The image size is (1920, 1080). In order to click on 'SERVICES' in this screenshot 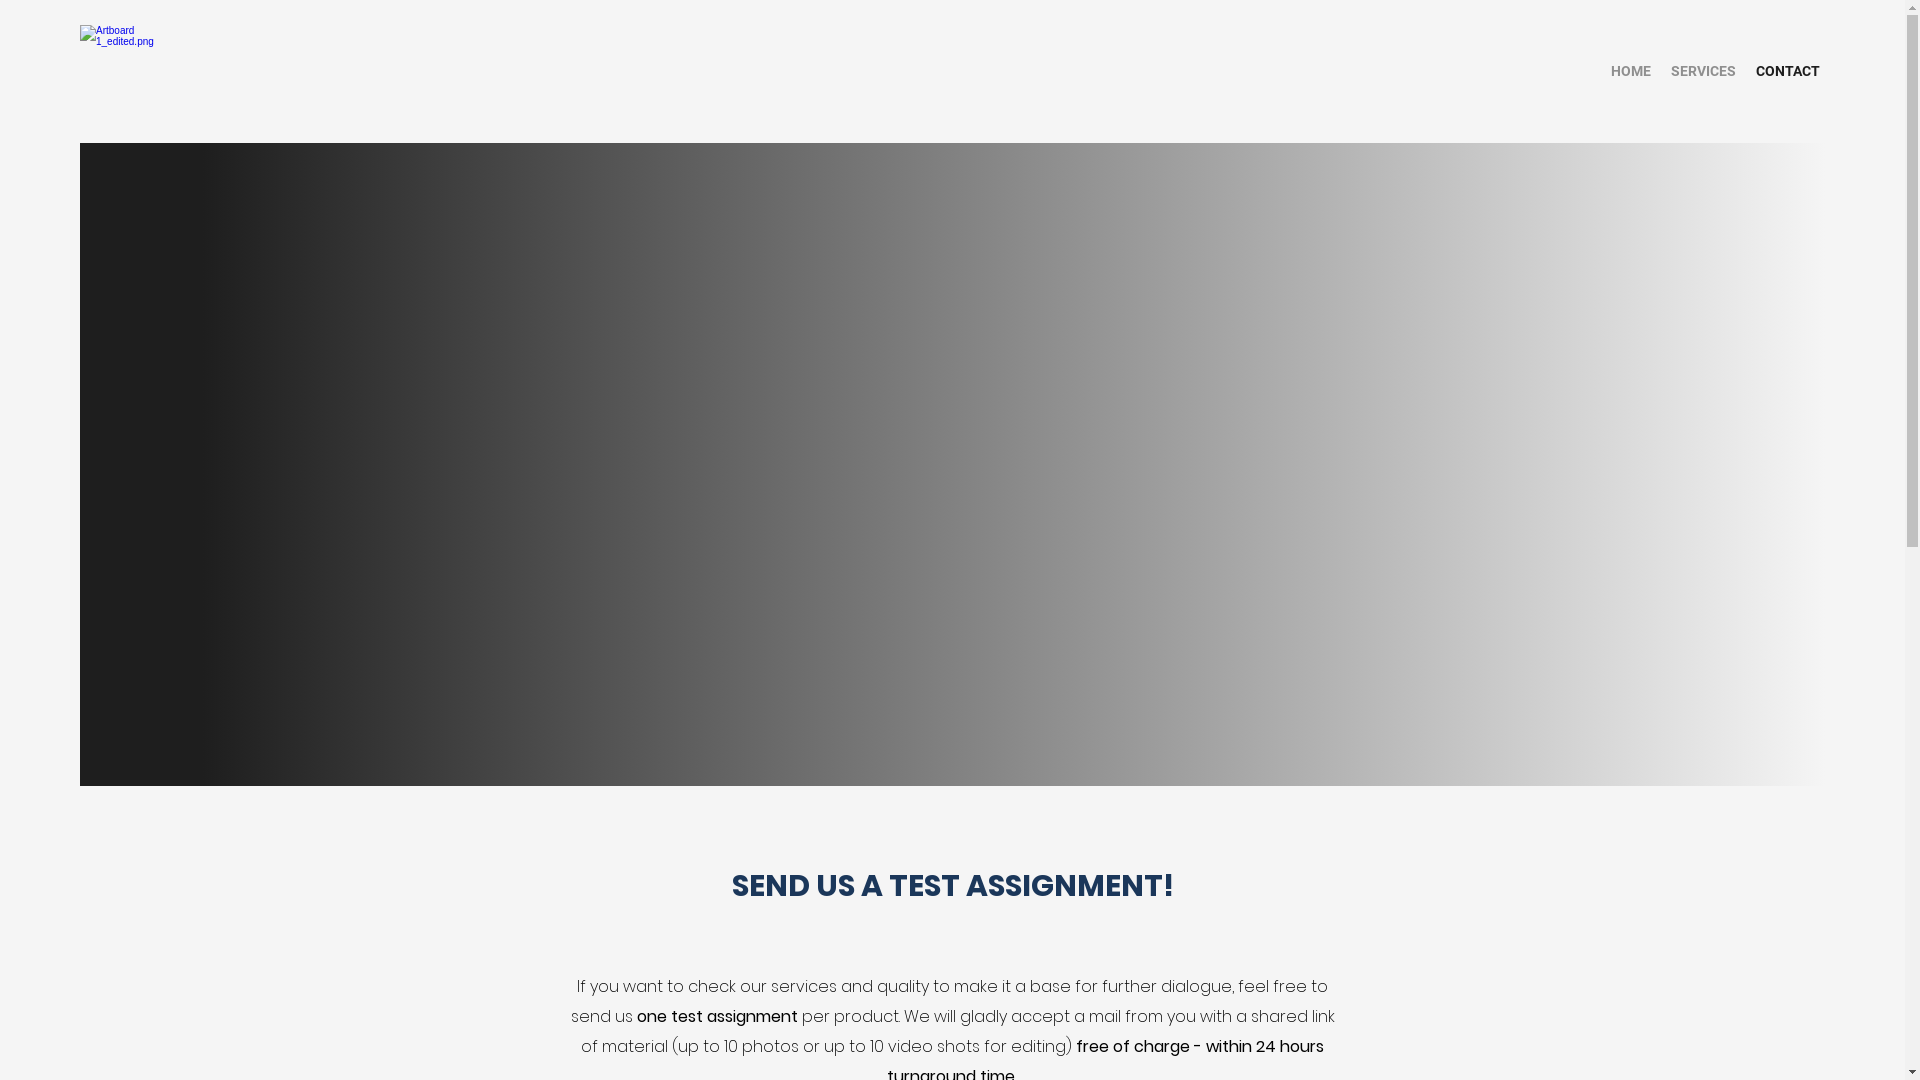, I will do `click(1702, 70)`.